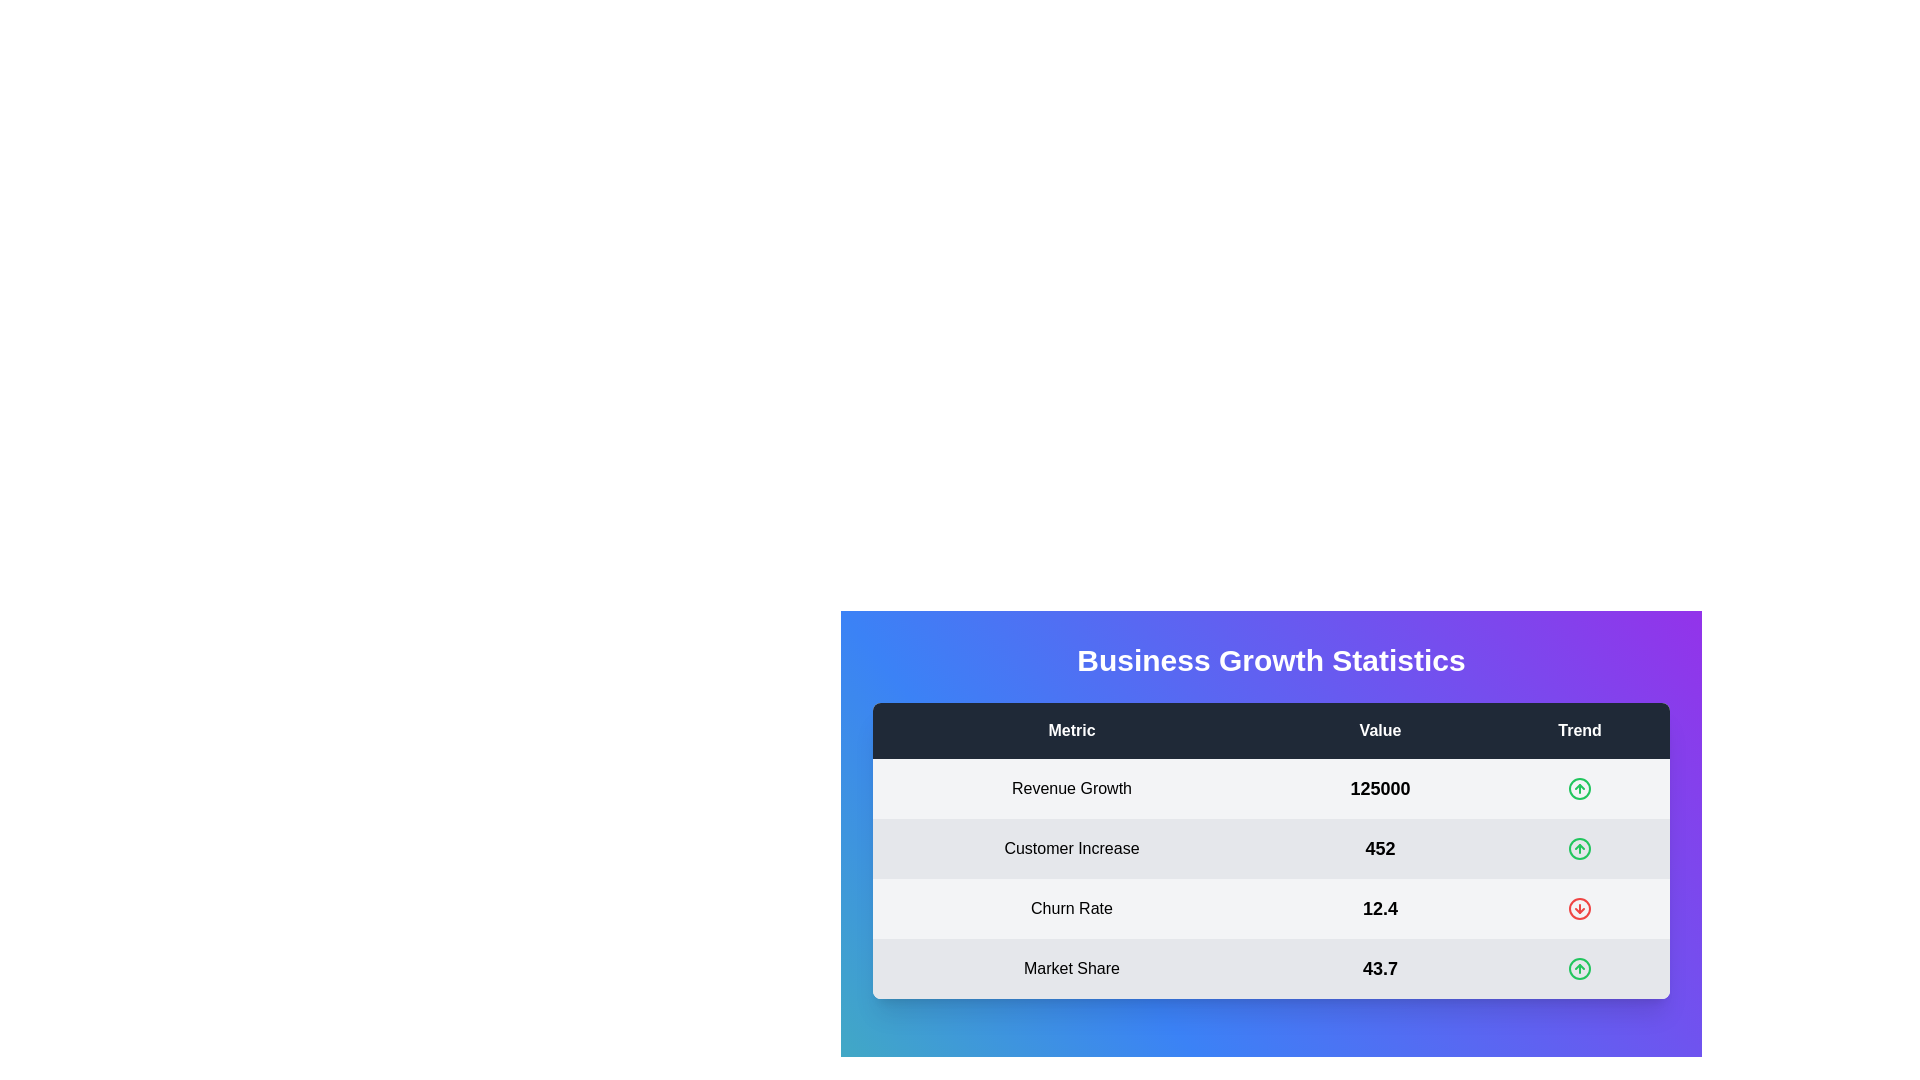  I want to click on the trend icon corresponding to the Customer Increase metric, so click(1578, 849).